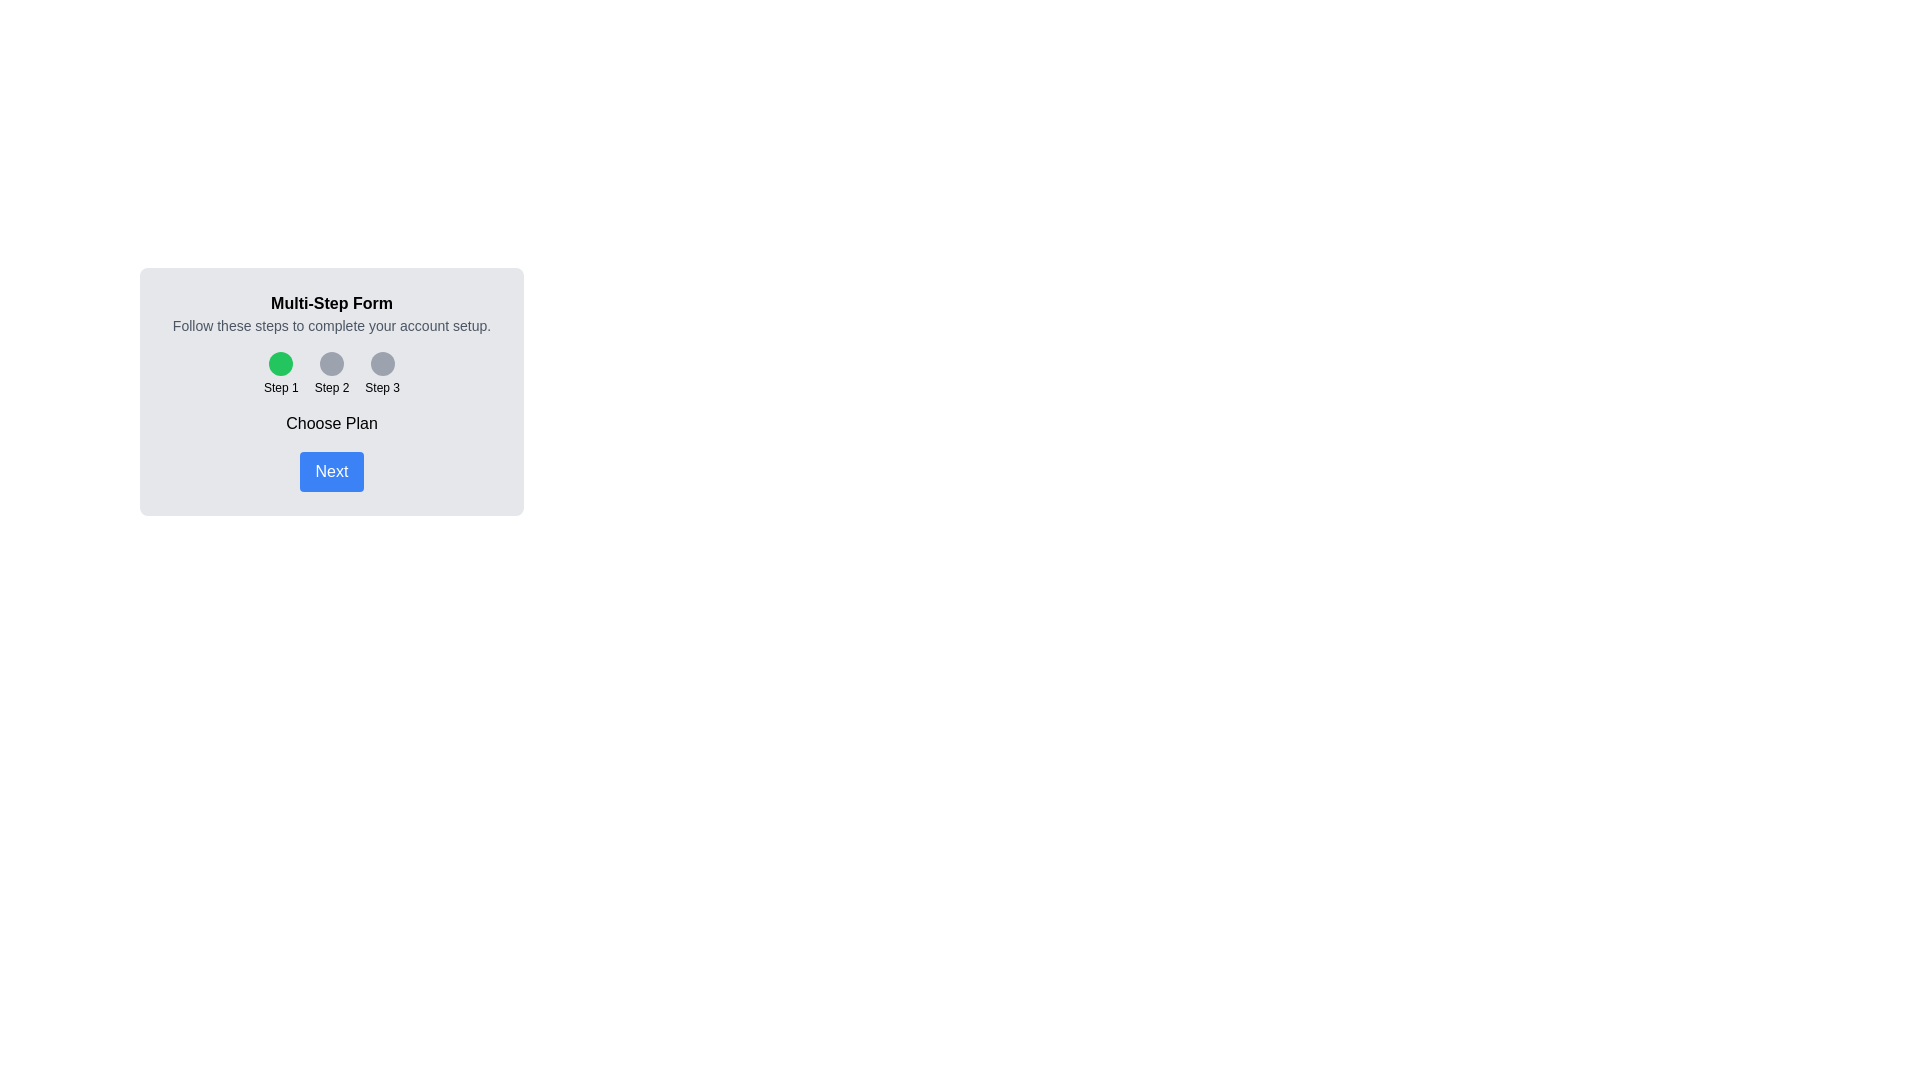 This screenshot has height=1080, width=1920. Describe the element at coordinates (280, 374) in the screenshot. I see `the step indicator for Step 1 to navigate to that step` at that location.